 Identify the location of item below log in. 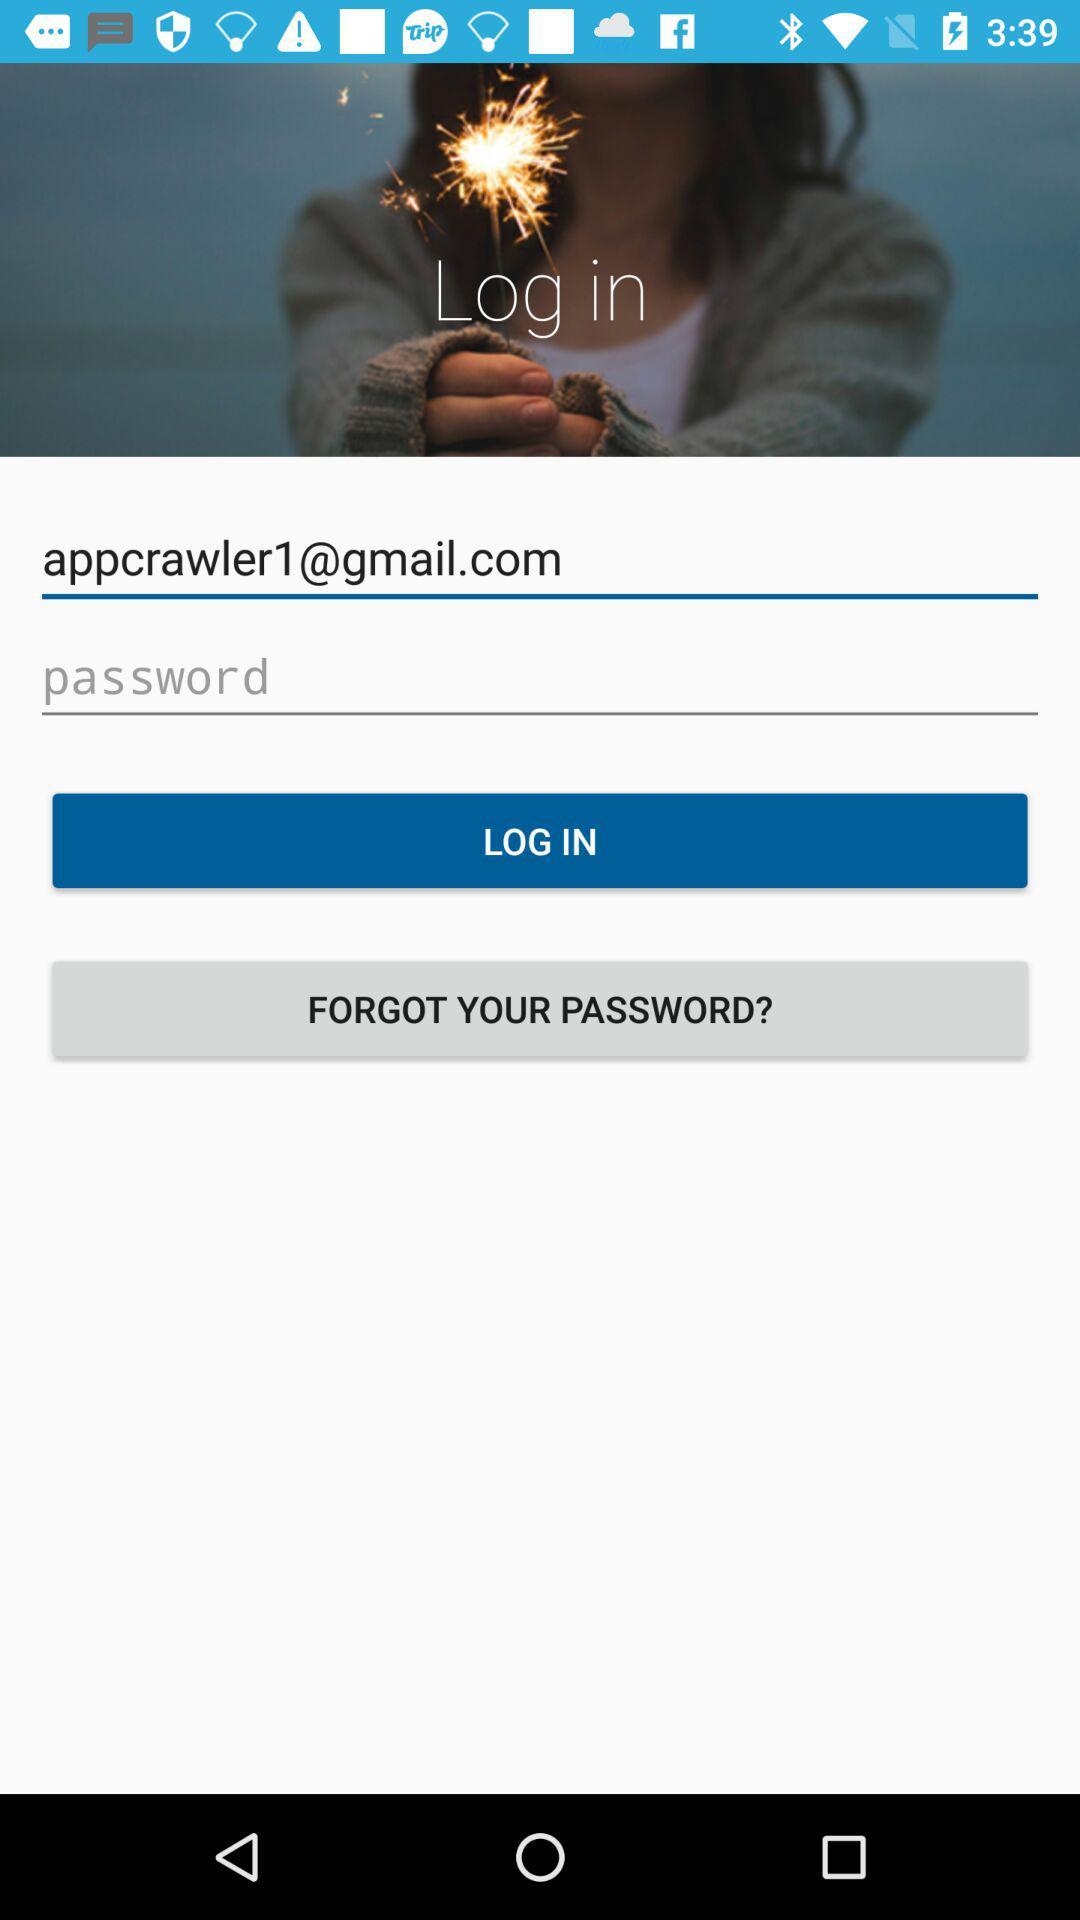
(540, 1008).